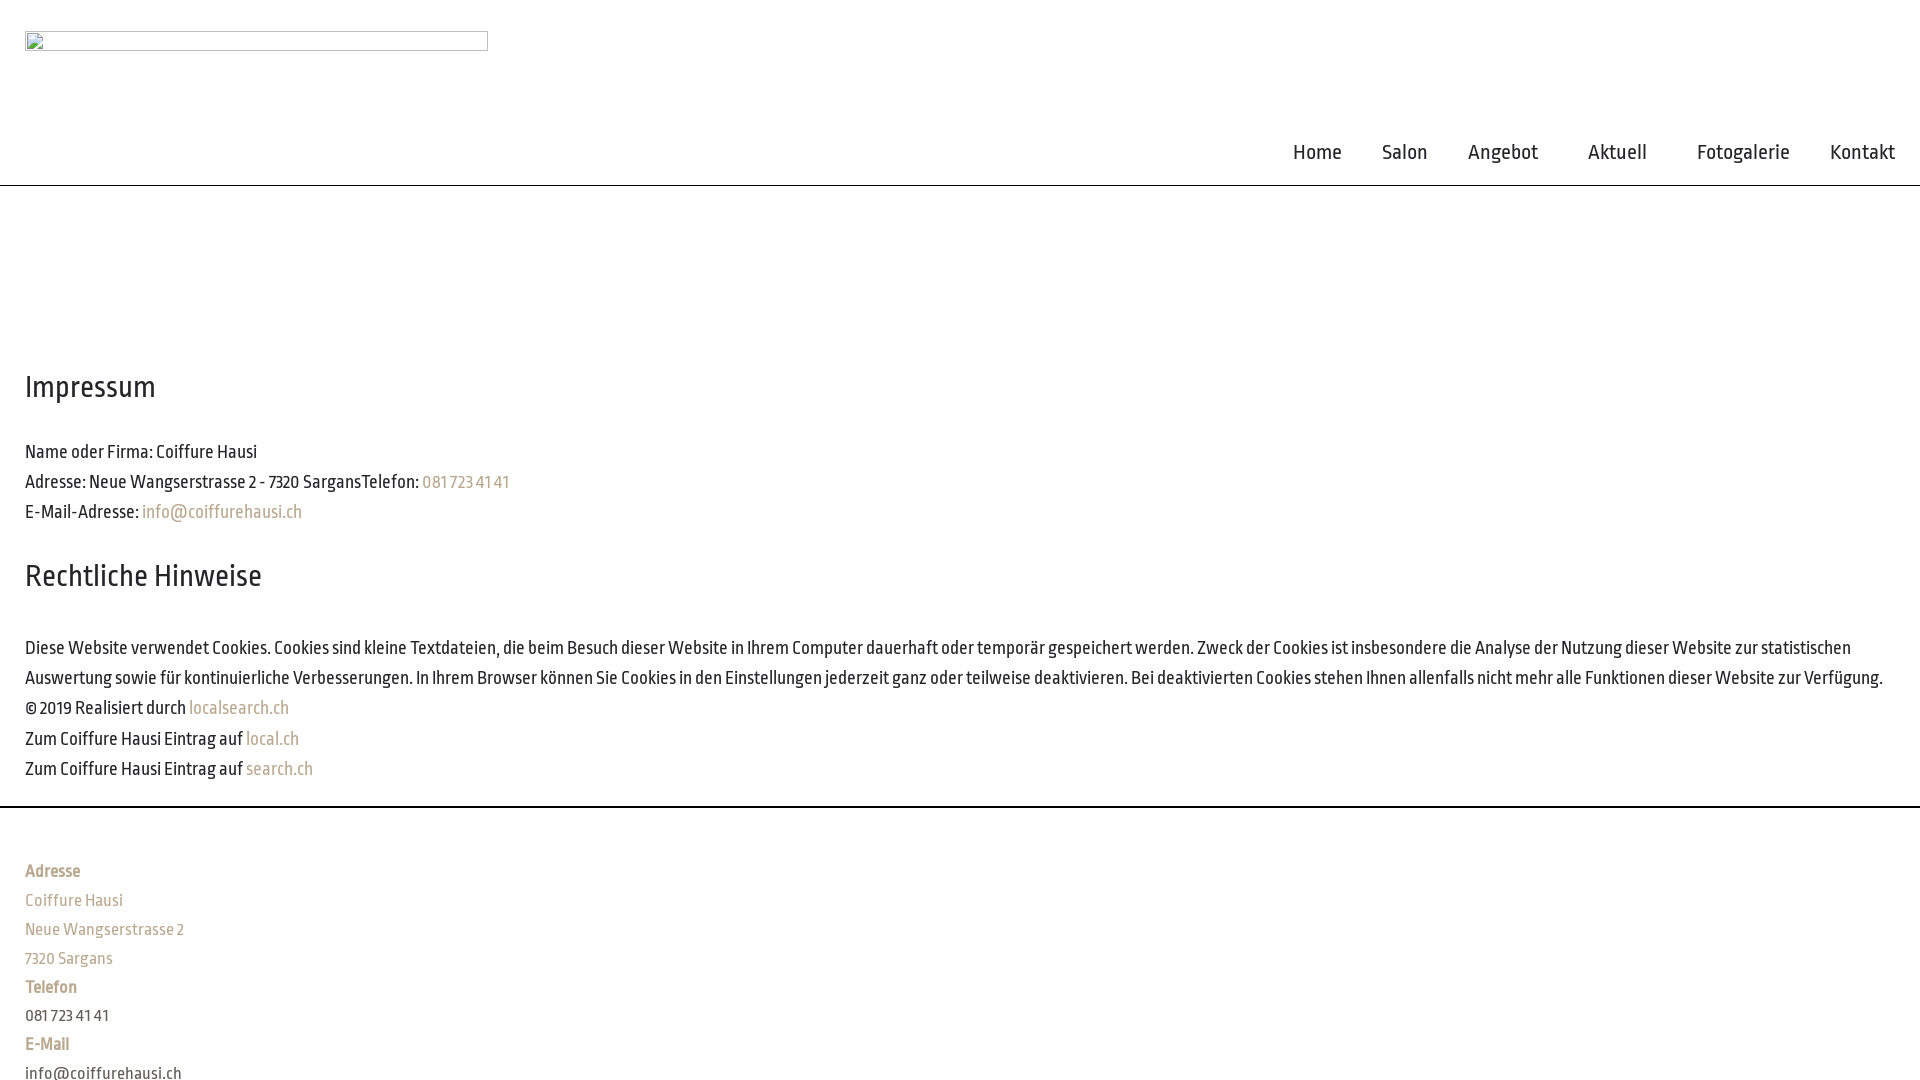 This screenshot has width=1920, height=1080. What do you see at coordinates (239, 707) in the screenshot?
I see `'localsearch.ch'` at bounding box center [239, 707].